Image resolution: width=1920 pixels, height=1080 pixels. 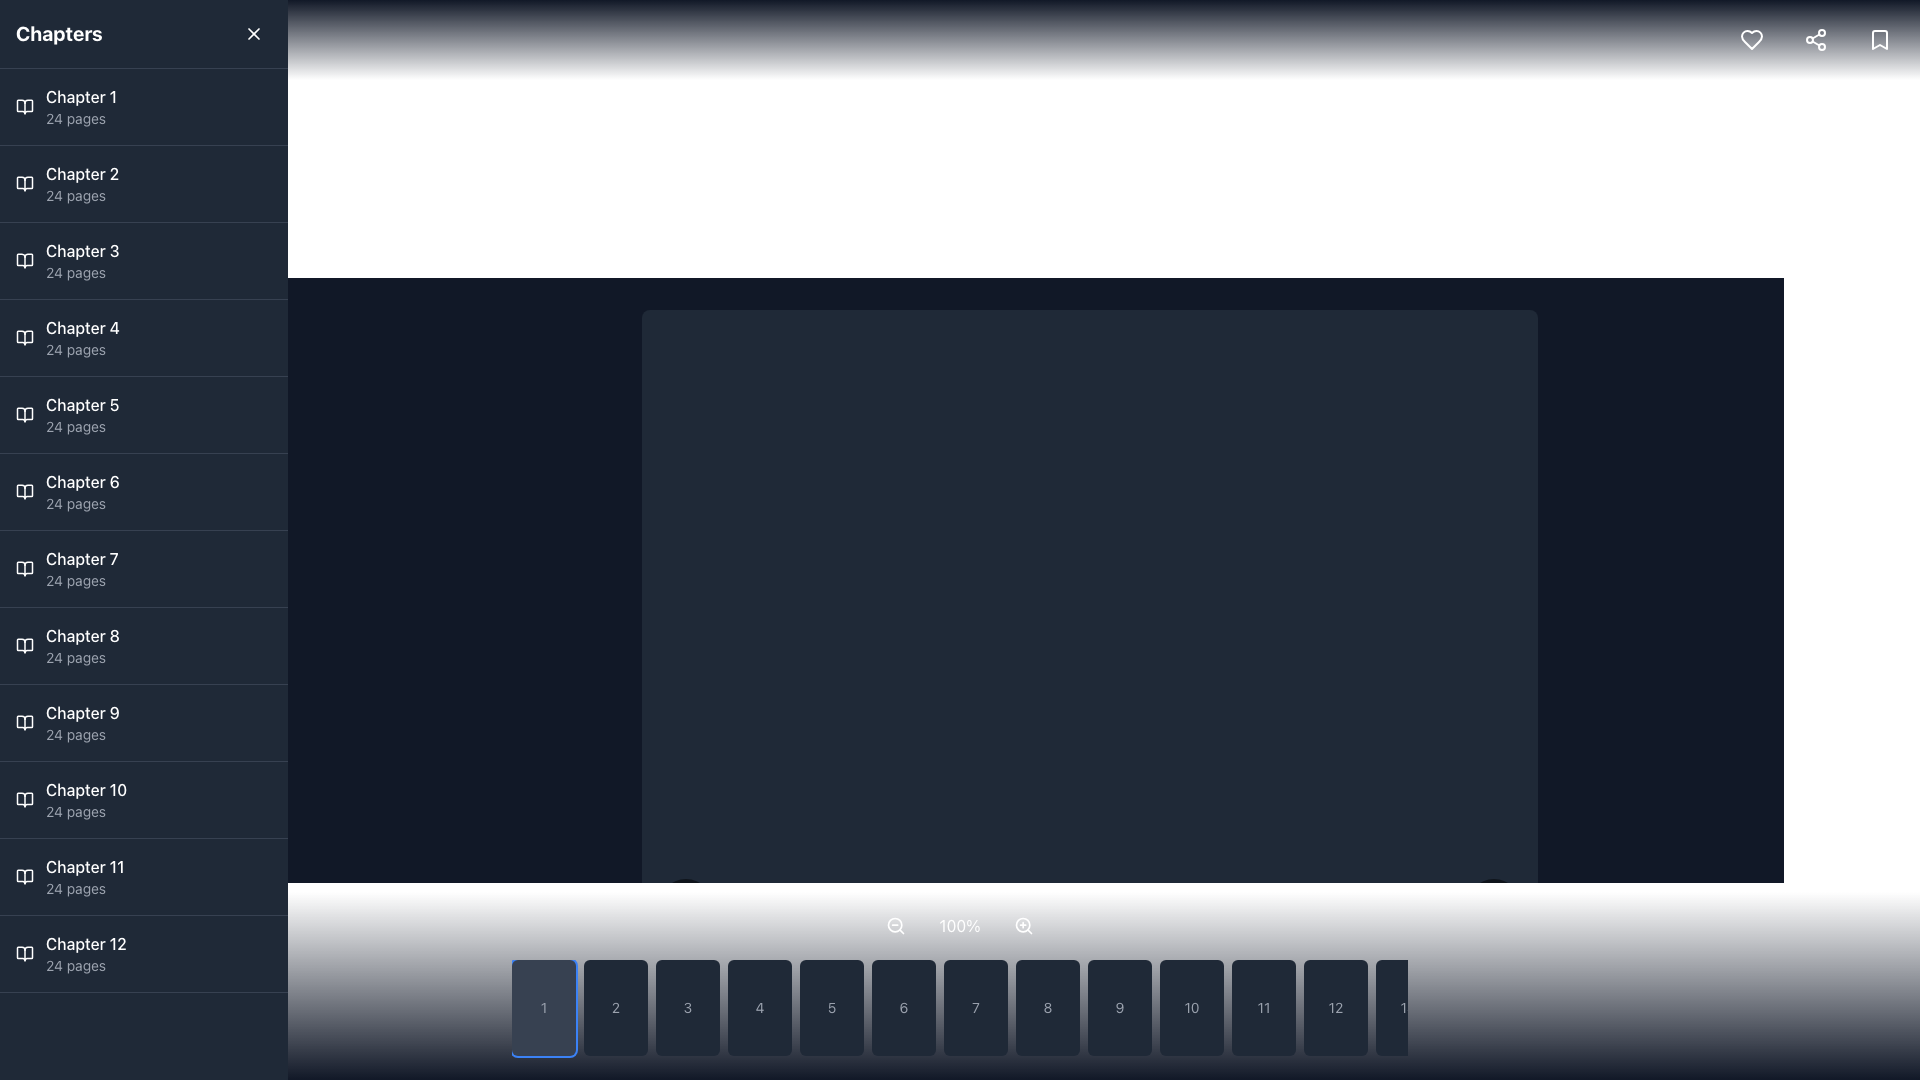 What do you see at coordinates (81, 426) in the screenshot?
I see `the Text Label that indicates the number of pages in 'Chapter 5', located in the left sidebar panel as the second line of text under the chapter title` at bounding box center [81, 426].